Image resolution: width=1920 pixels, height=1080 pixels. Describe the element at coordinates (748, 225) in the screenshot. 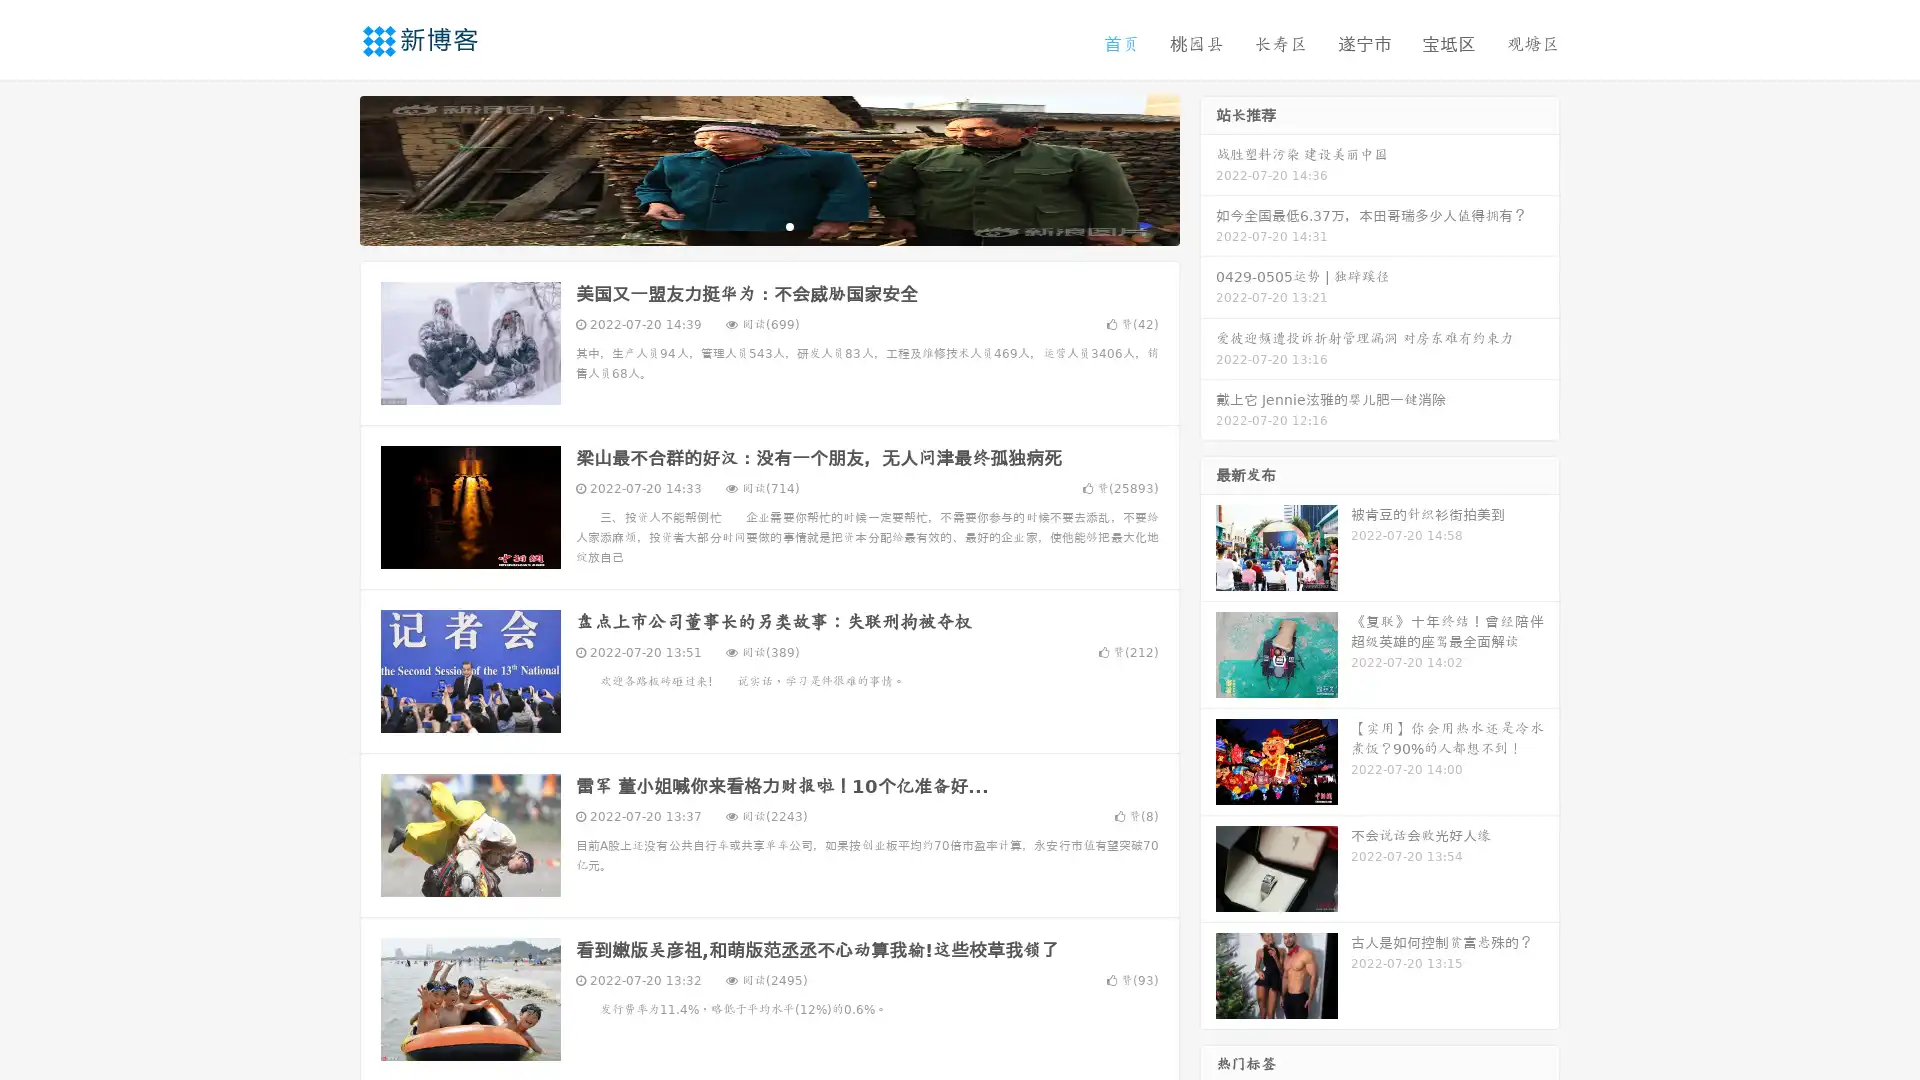

I see `Go to slide 1` at that location.